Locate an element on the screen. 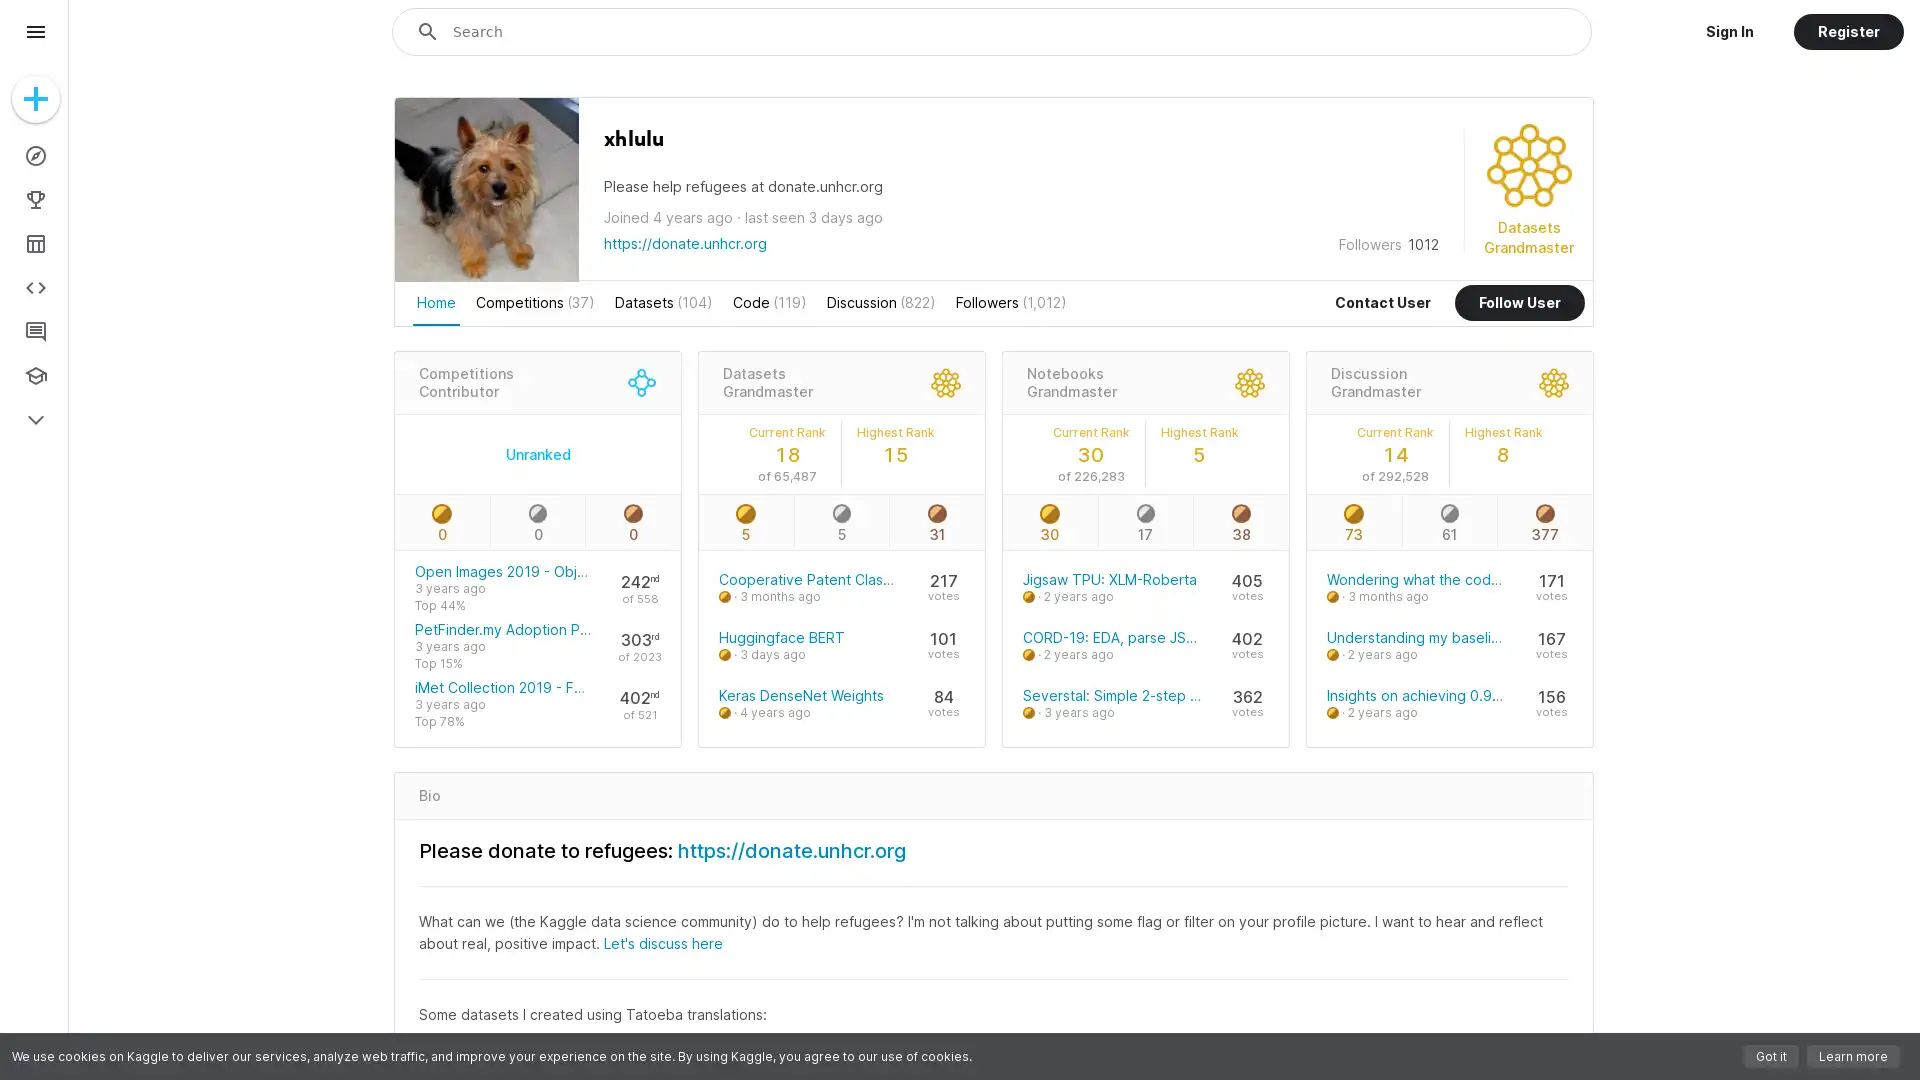 The height and width of the screenshot is (1080, 1920). xhlulu is located at coordinates (632, 138).